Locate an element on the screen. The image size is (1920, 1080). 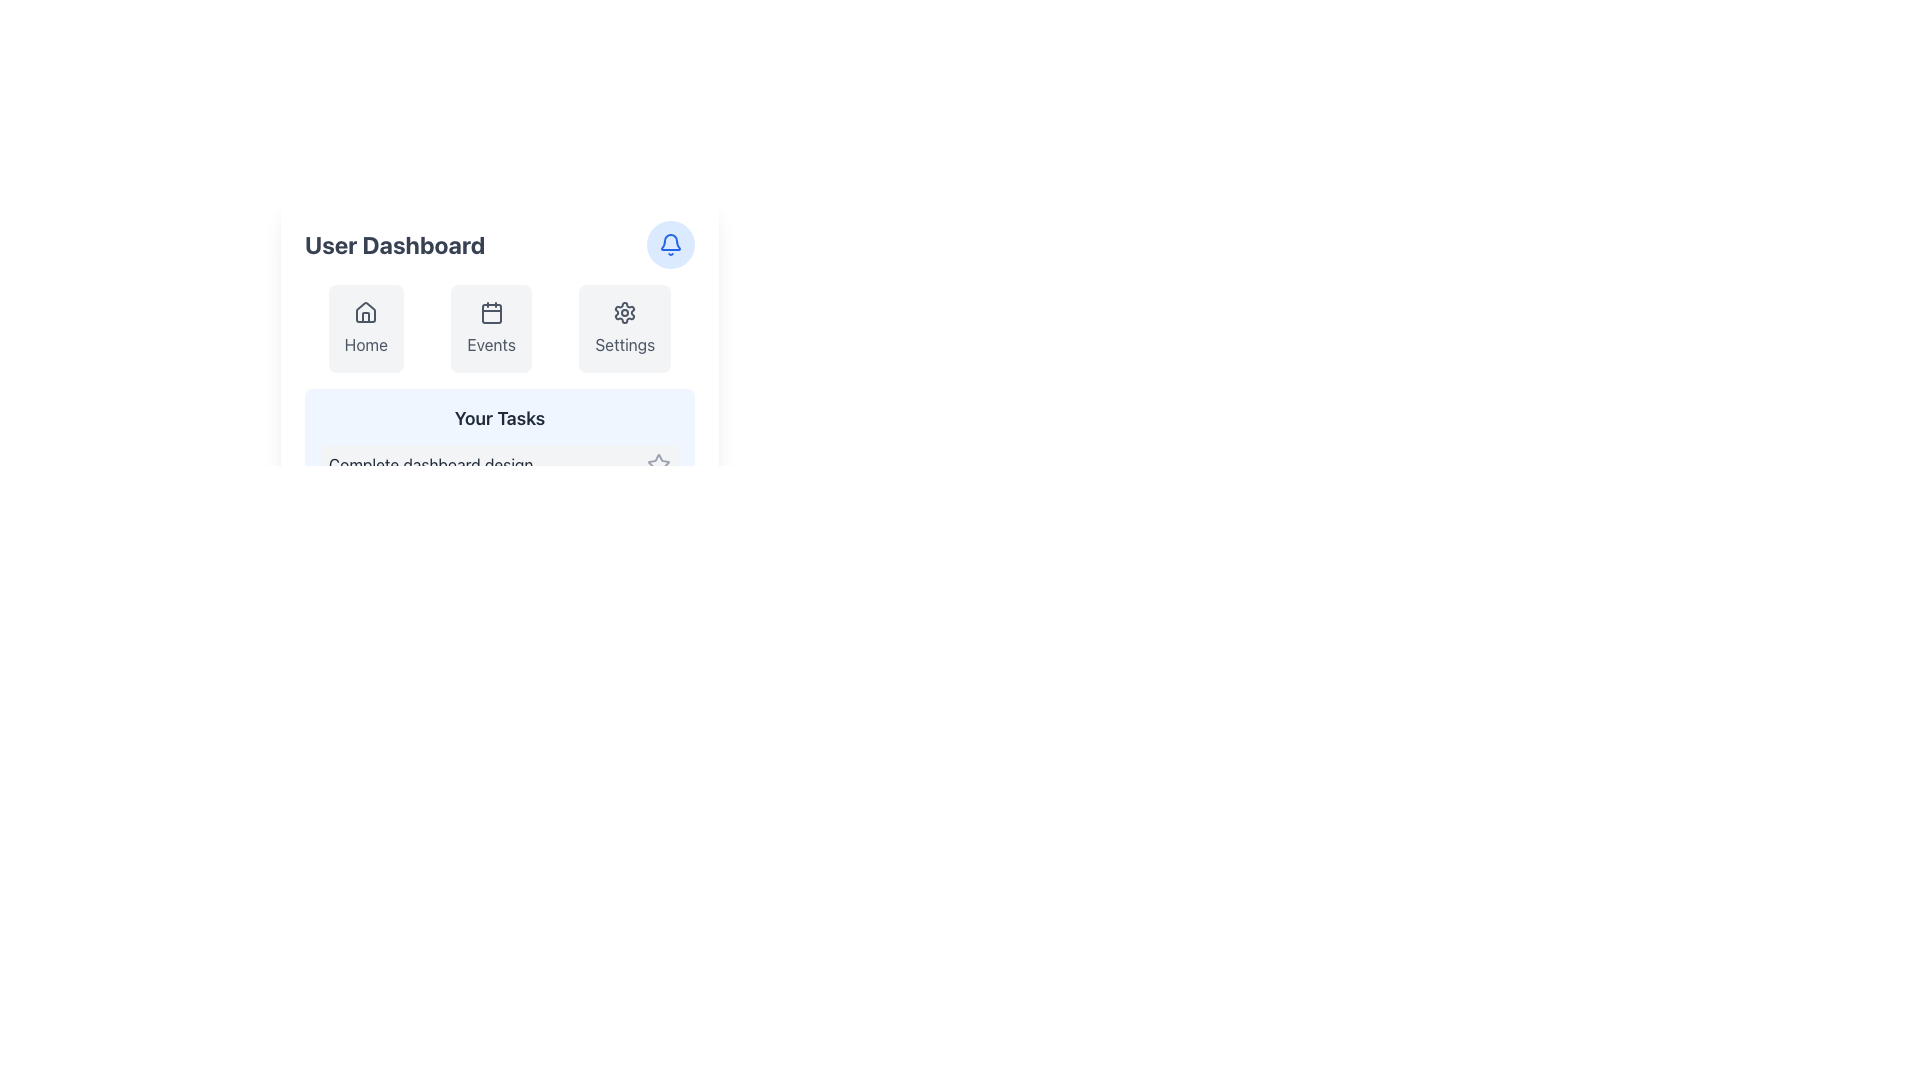
the Navigation Button located in the horizontal navigation section below 'User Dashboard' is located at coordinates (499, 299).